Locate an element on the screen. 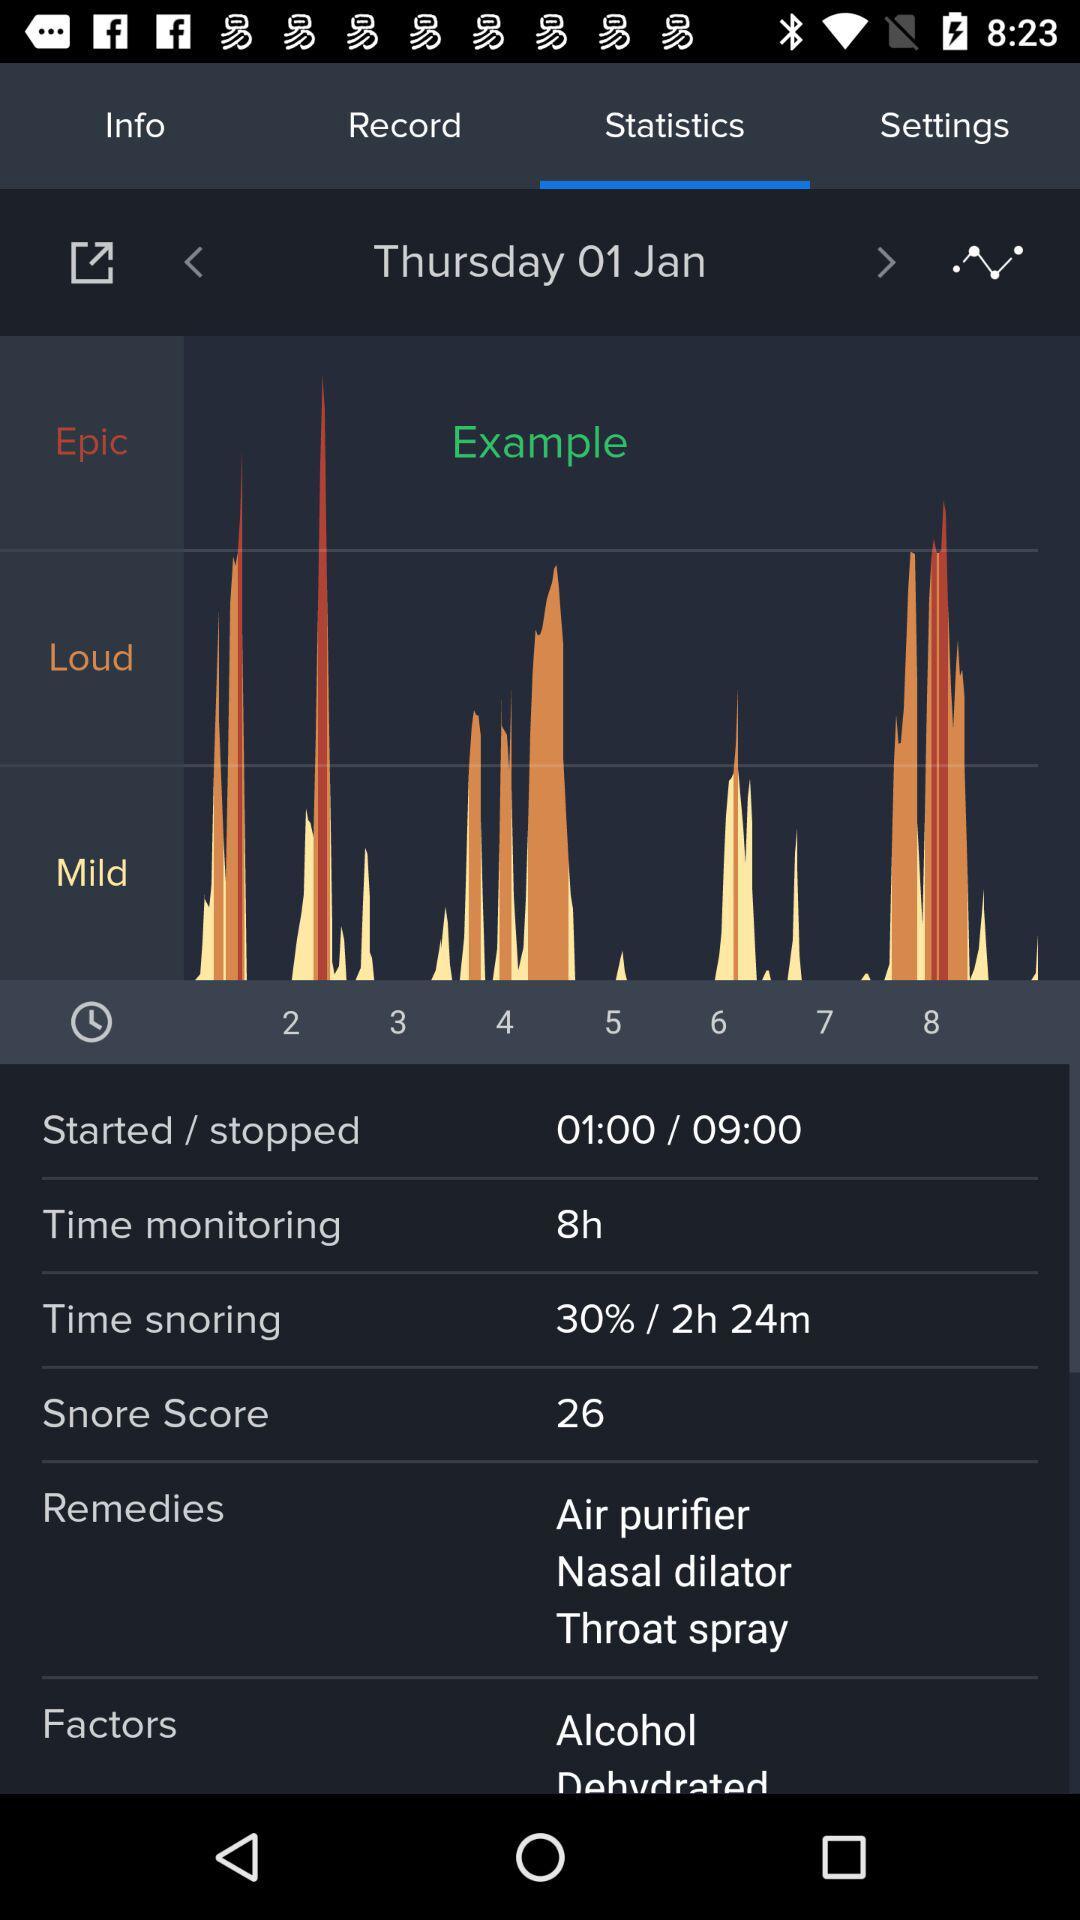 The image size is (1080, 1920). previous date is located at coordinates (244, 261).